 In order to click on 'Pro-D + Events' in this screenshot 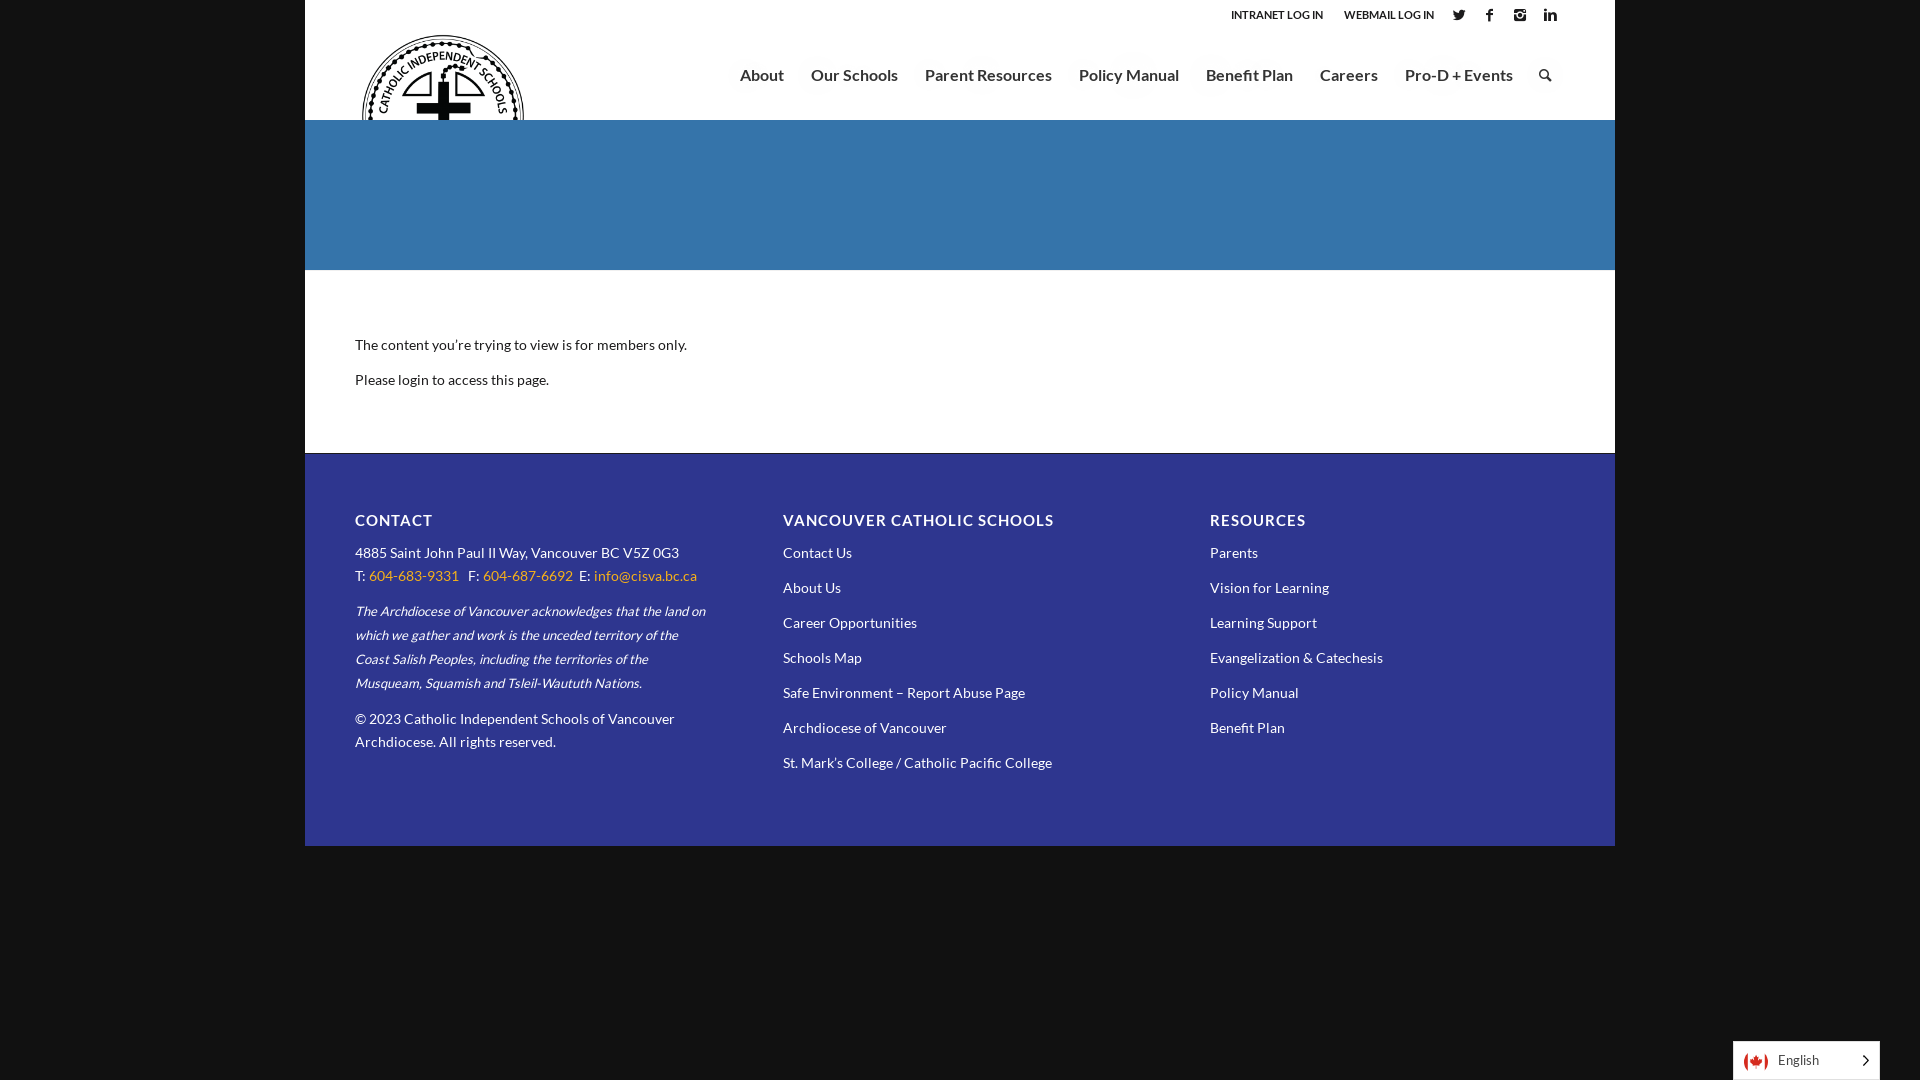, I will do `click(1458, 73)`.